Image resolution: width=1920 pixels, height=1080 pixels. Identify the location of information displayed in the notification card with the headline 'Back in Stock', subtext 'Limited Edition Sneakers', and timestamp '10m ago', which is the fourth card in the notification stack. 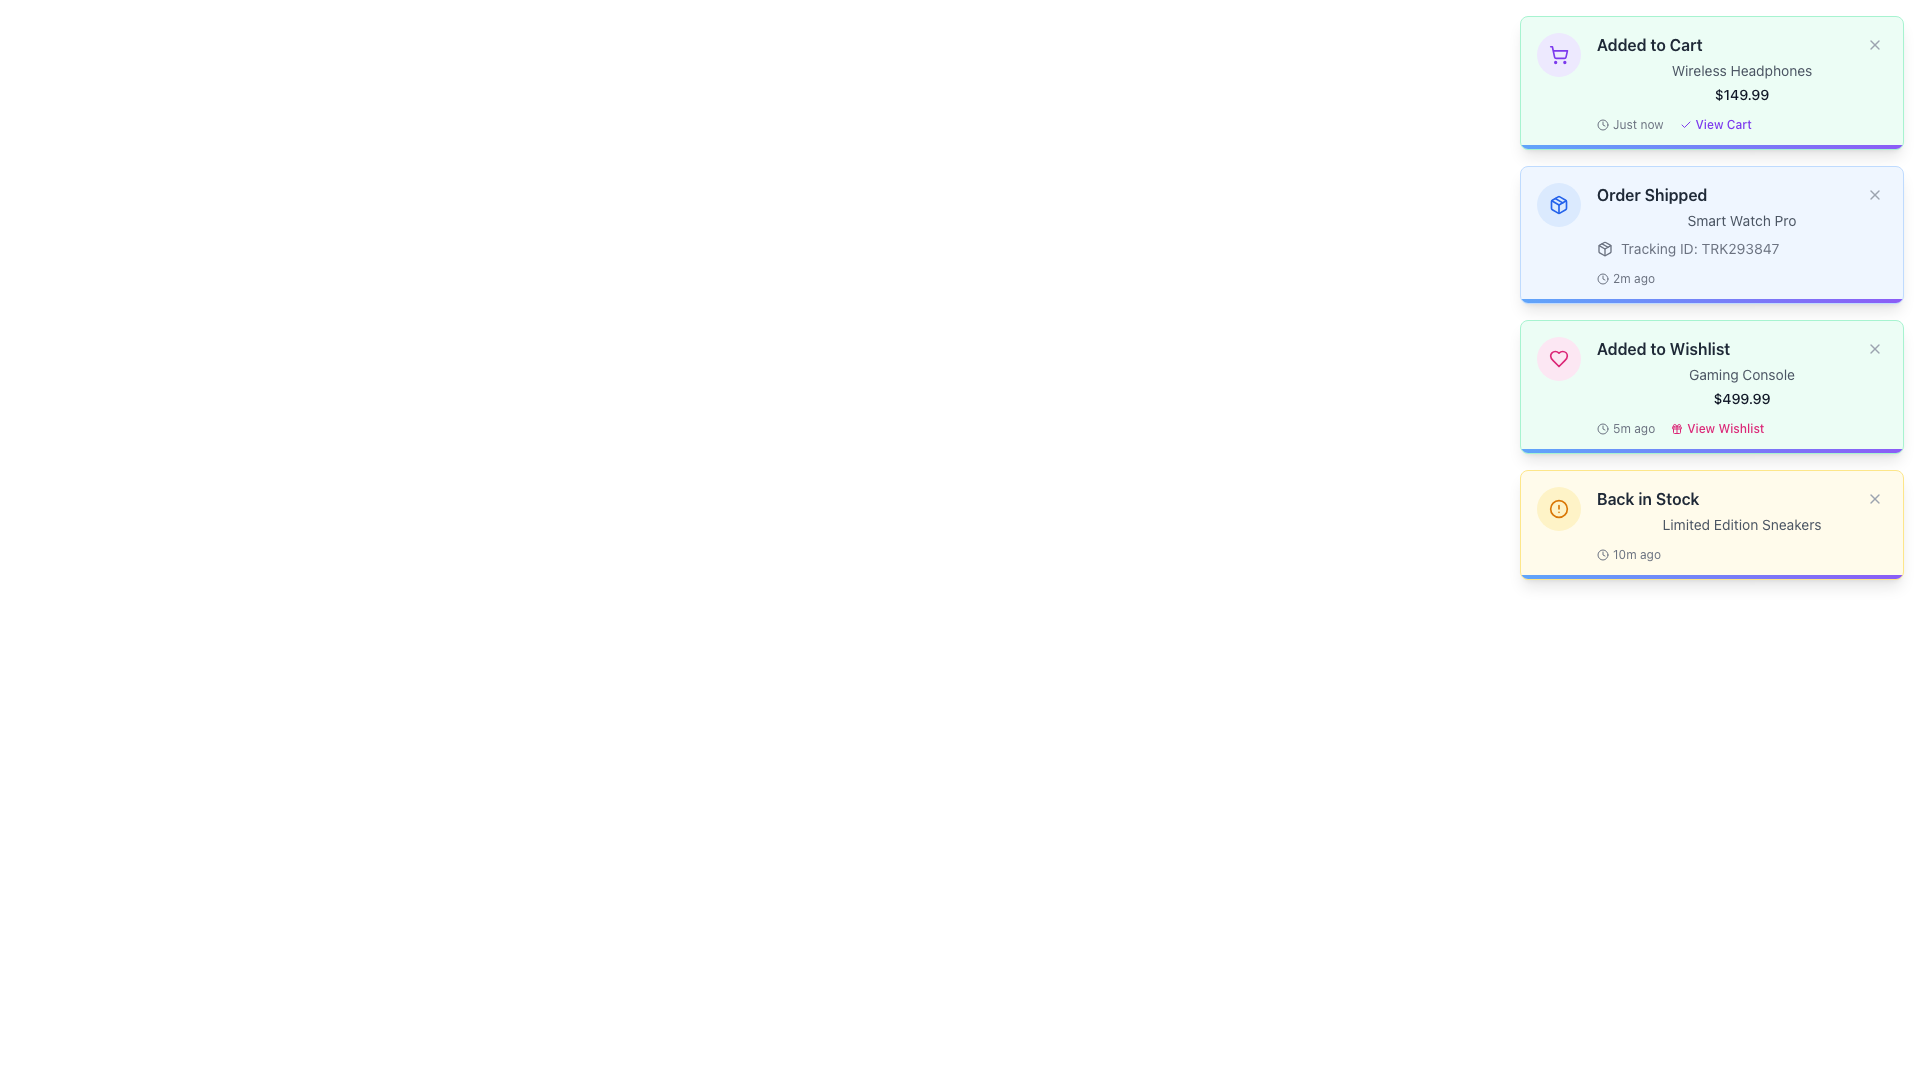
(1741, 523).